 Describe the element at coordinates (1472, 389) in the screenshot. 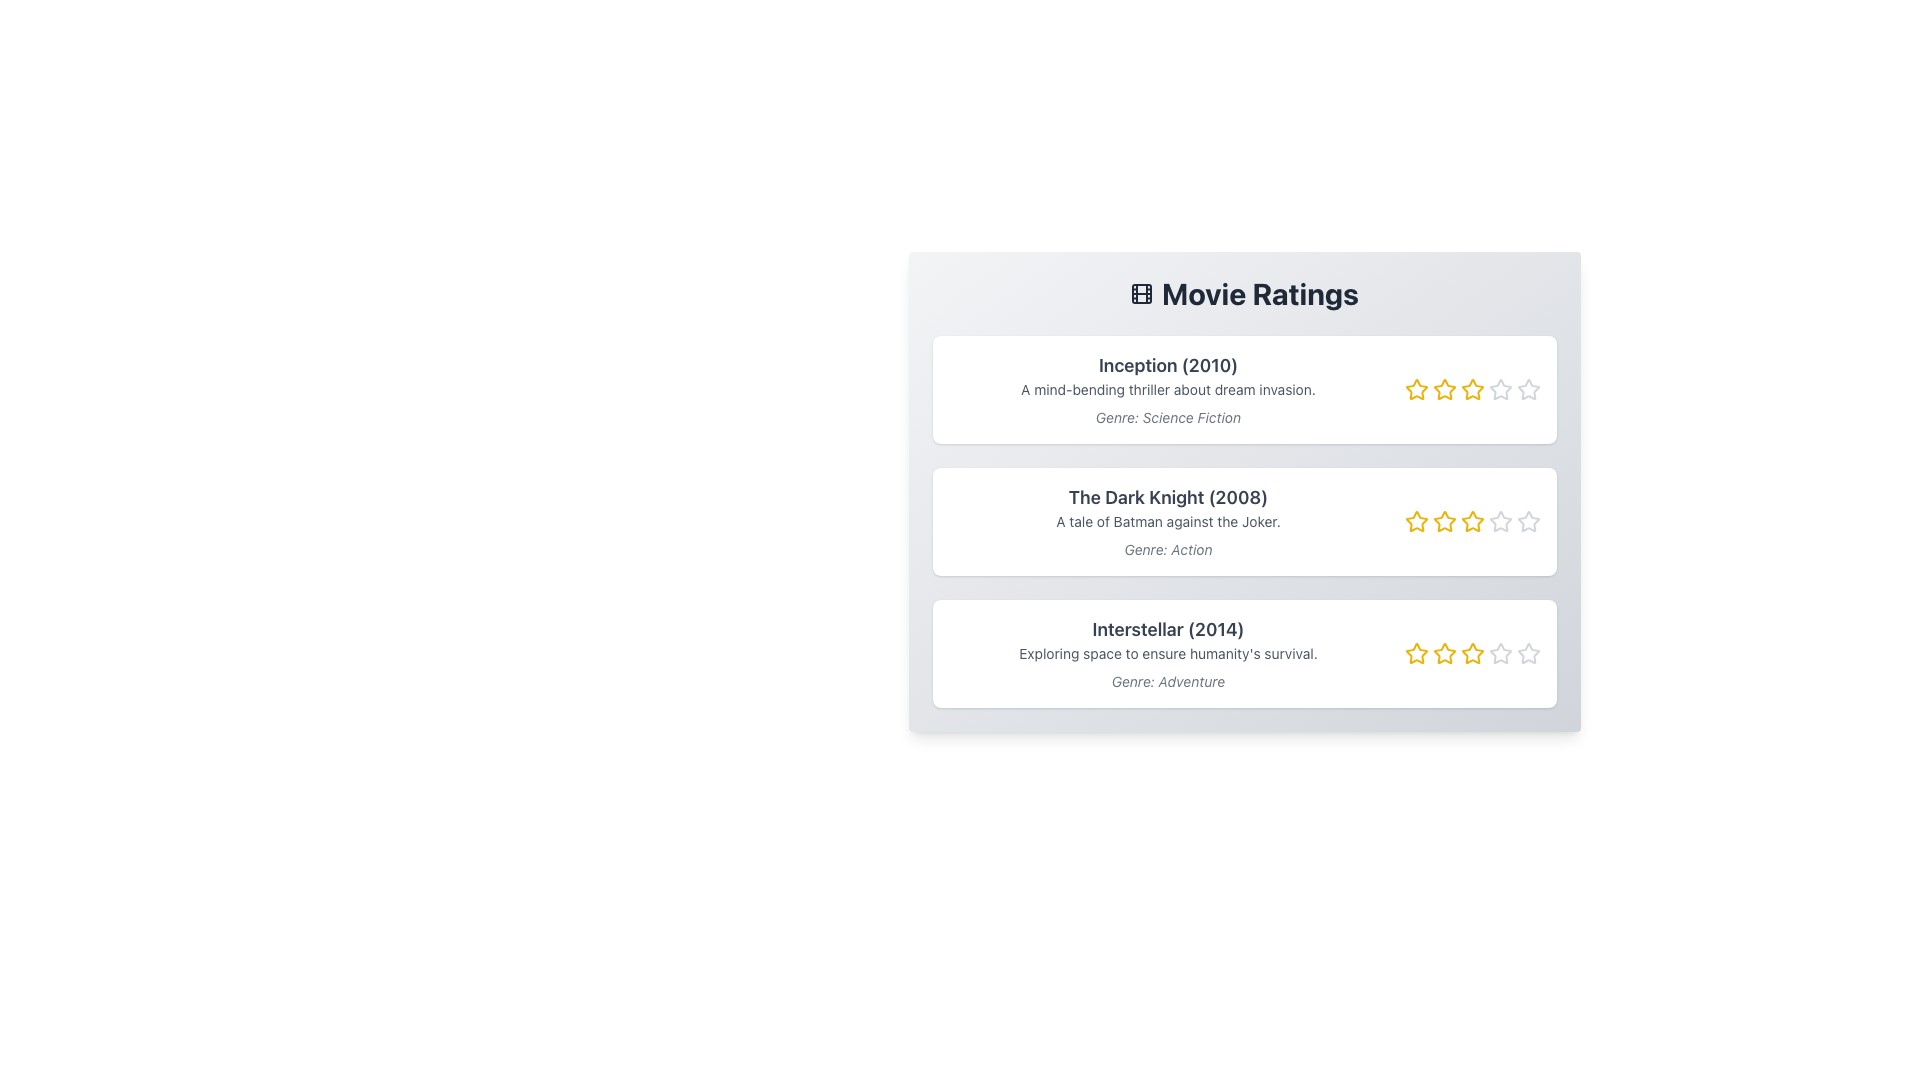

I see `the third Rating Star Icon for the movie 'Inception (2010)'` at that location.